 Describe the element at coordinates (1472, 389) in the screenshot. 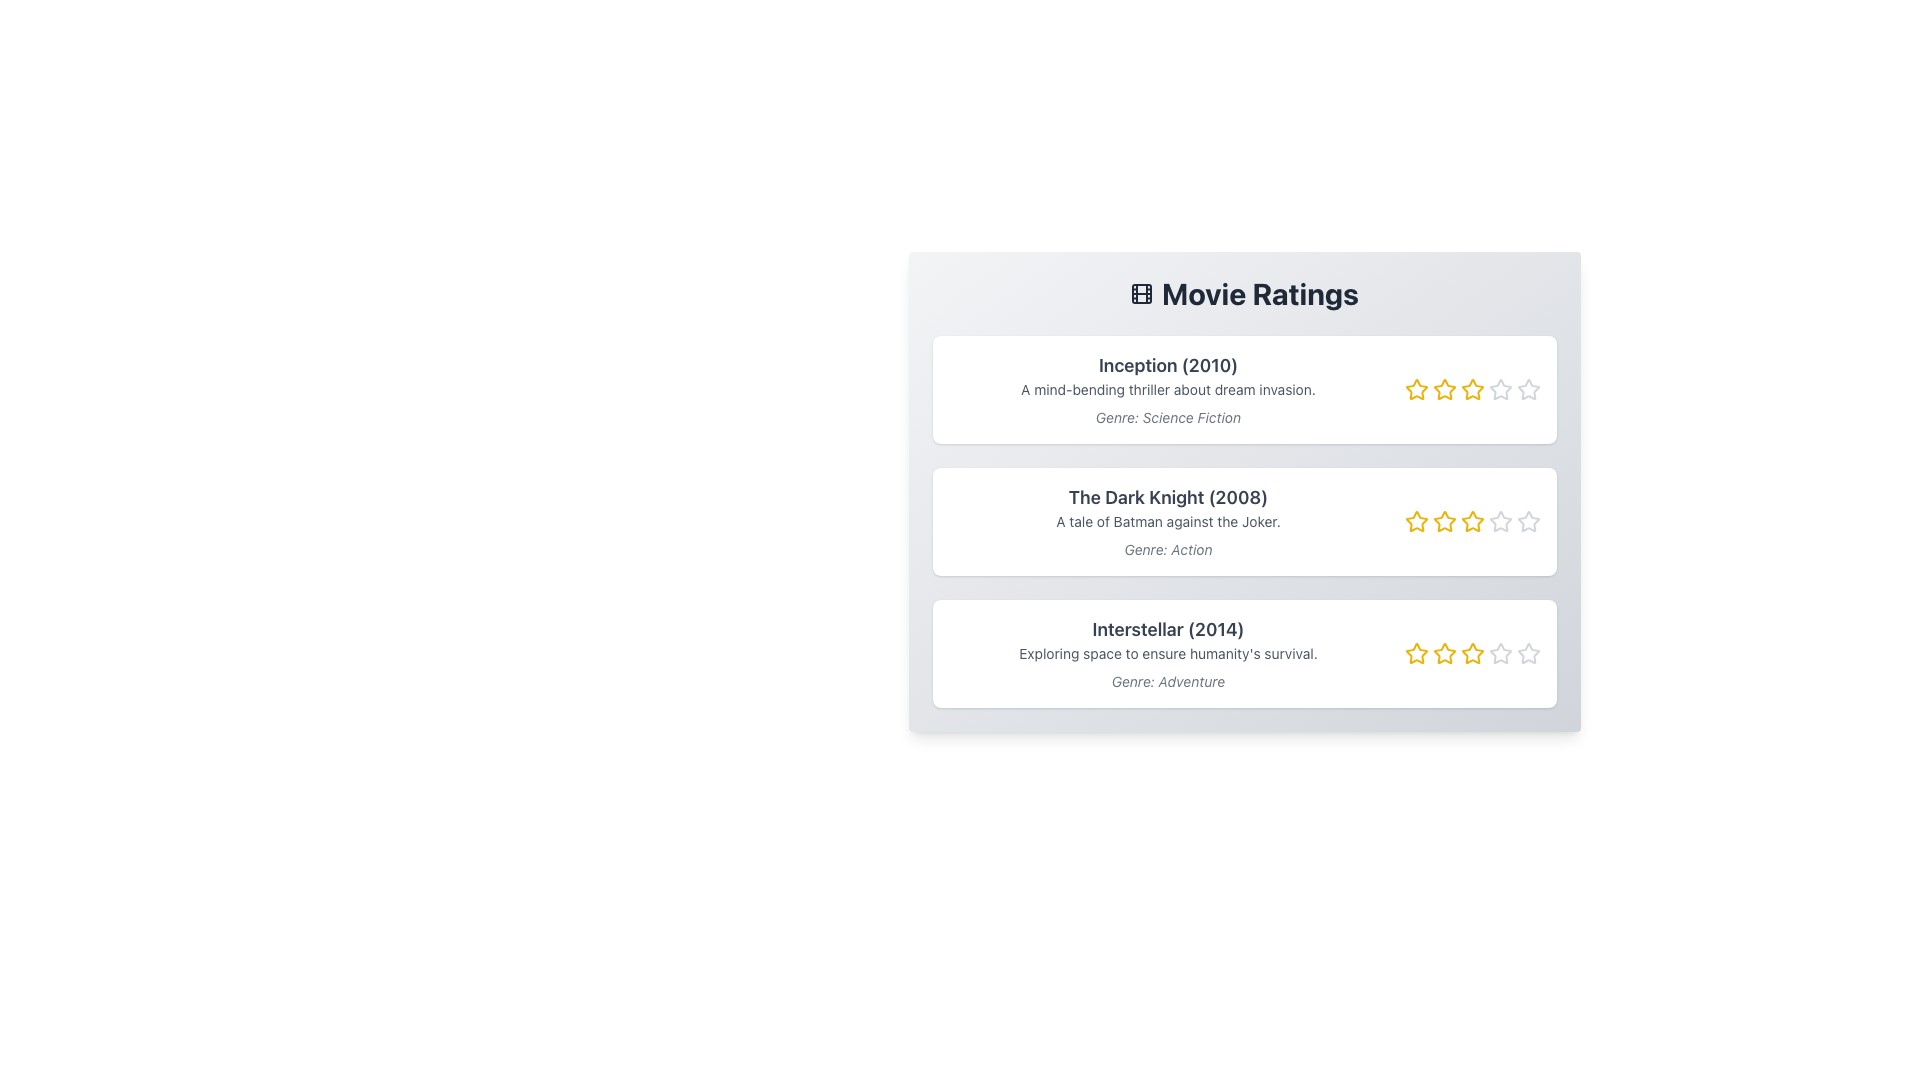

I see `the third Rating Star Icon for the movie 'Inception (2010)'` at that location.